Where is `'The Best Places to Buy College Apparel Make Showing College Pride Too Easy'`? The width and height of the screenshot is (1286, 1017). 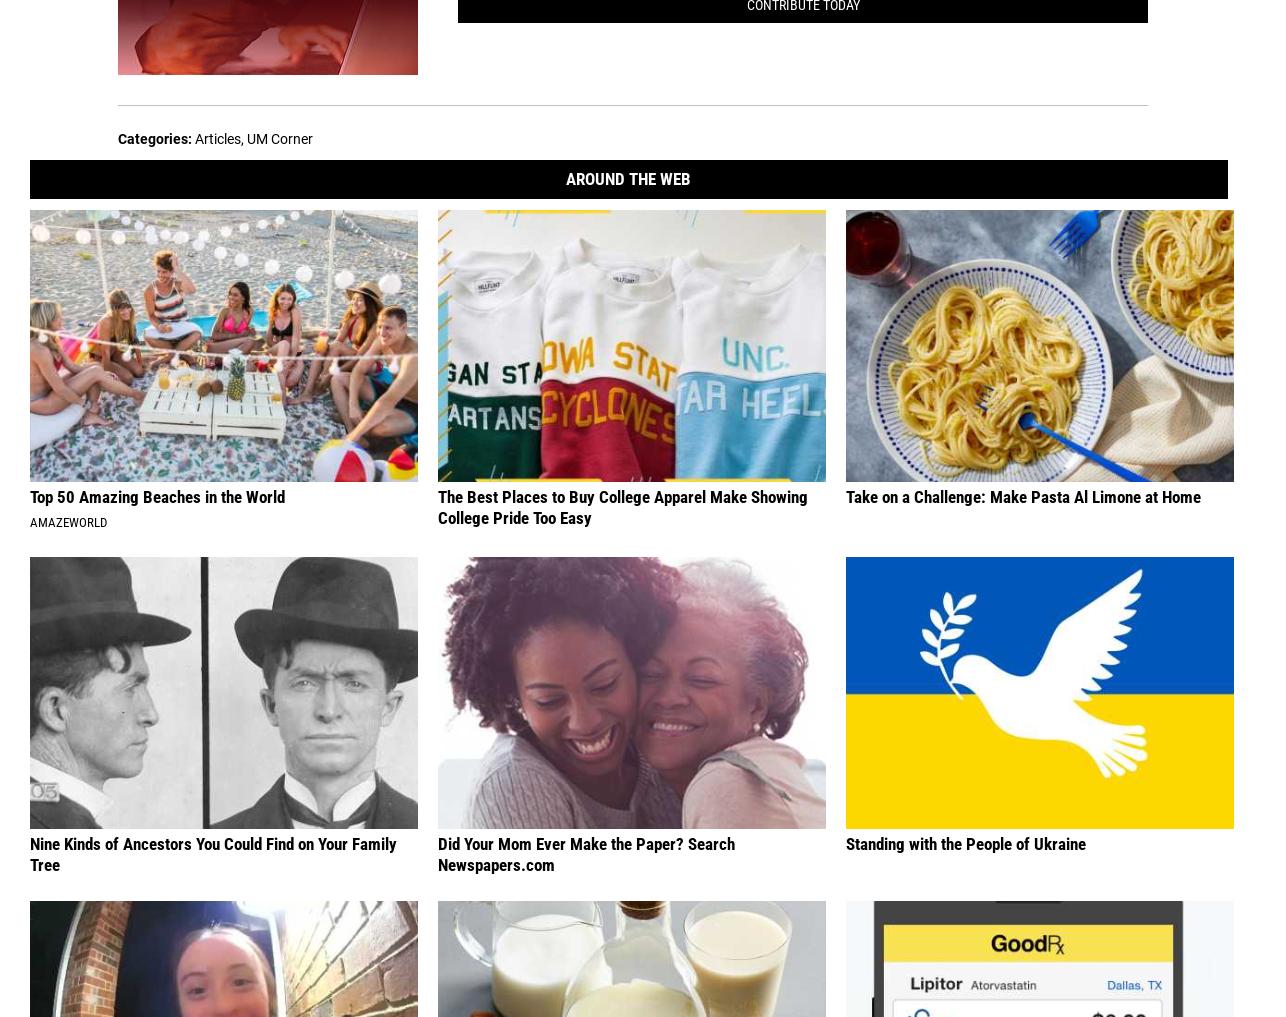 'The Best Places to Buy College Apparel Make Showing College Pride Too Easy' is located at coordinates (437, 505).